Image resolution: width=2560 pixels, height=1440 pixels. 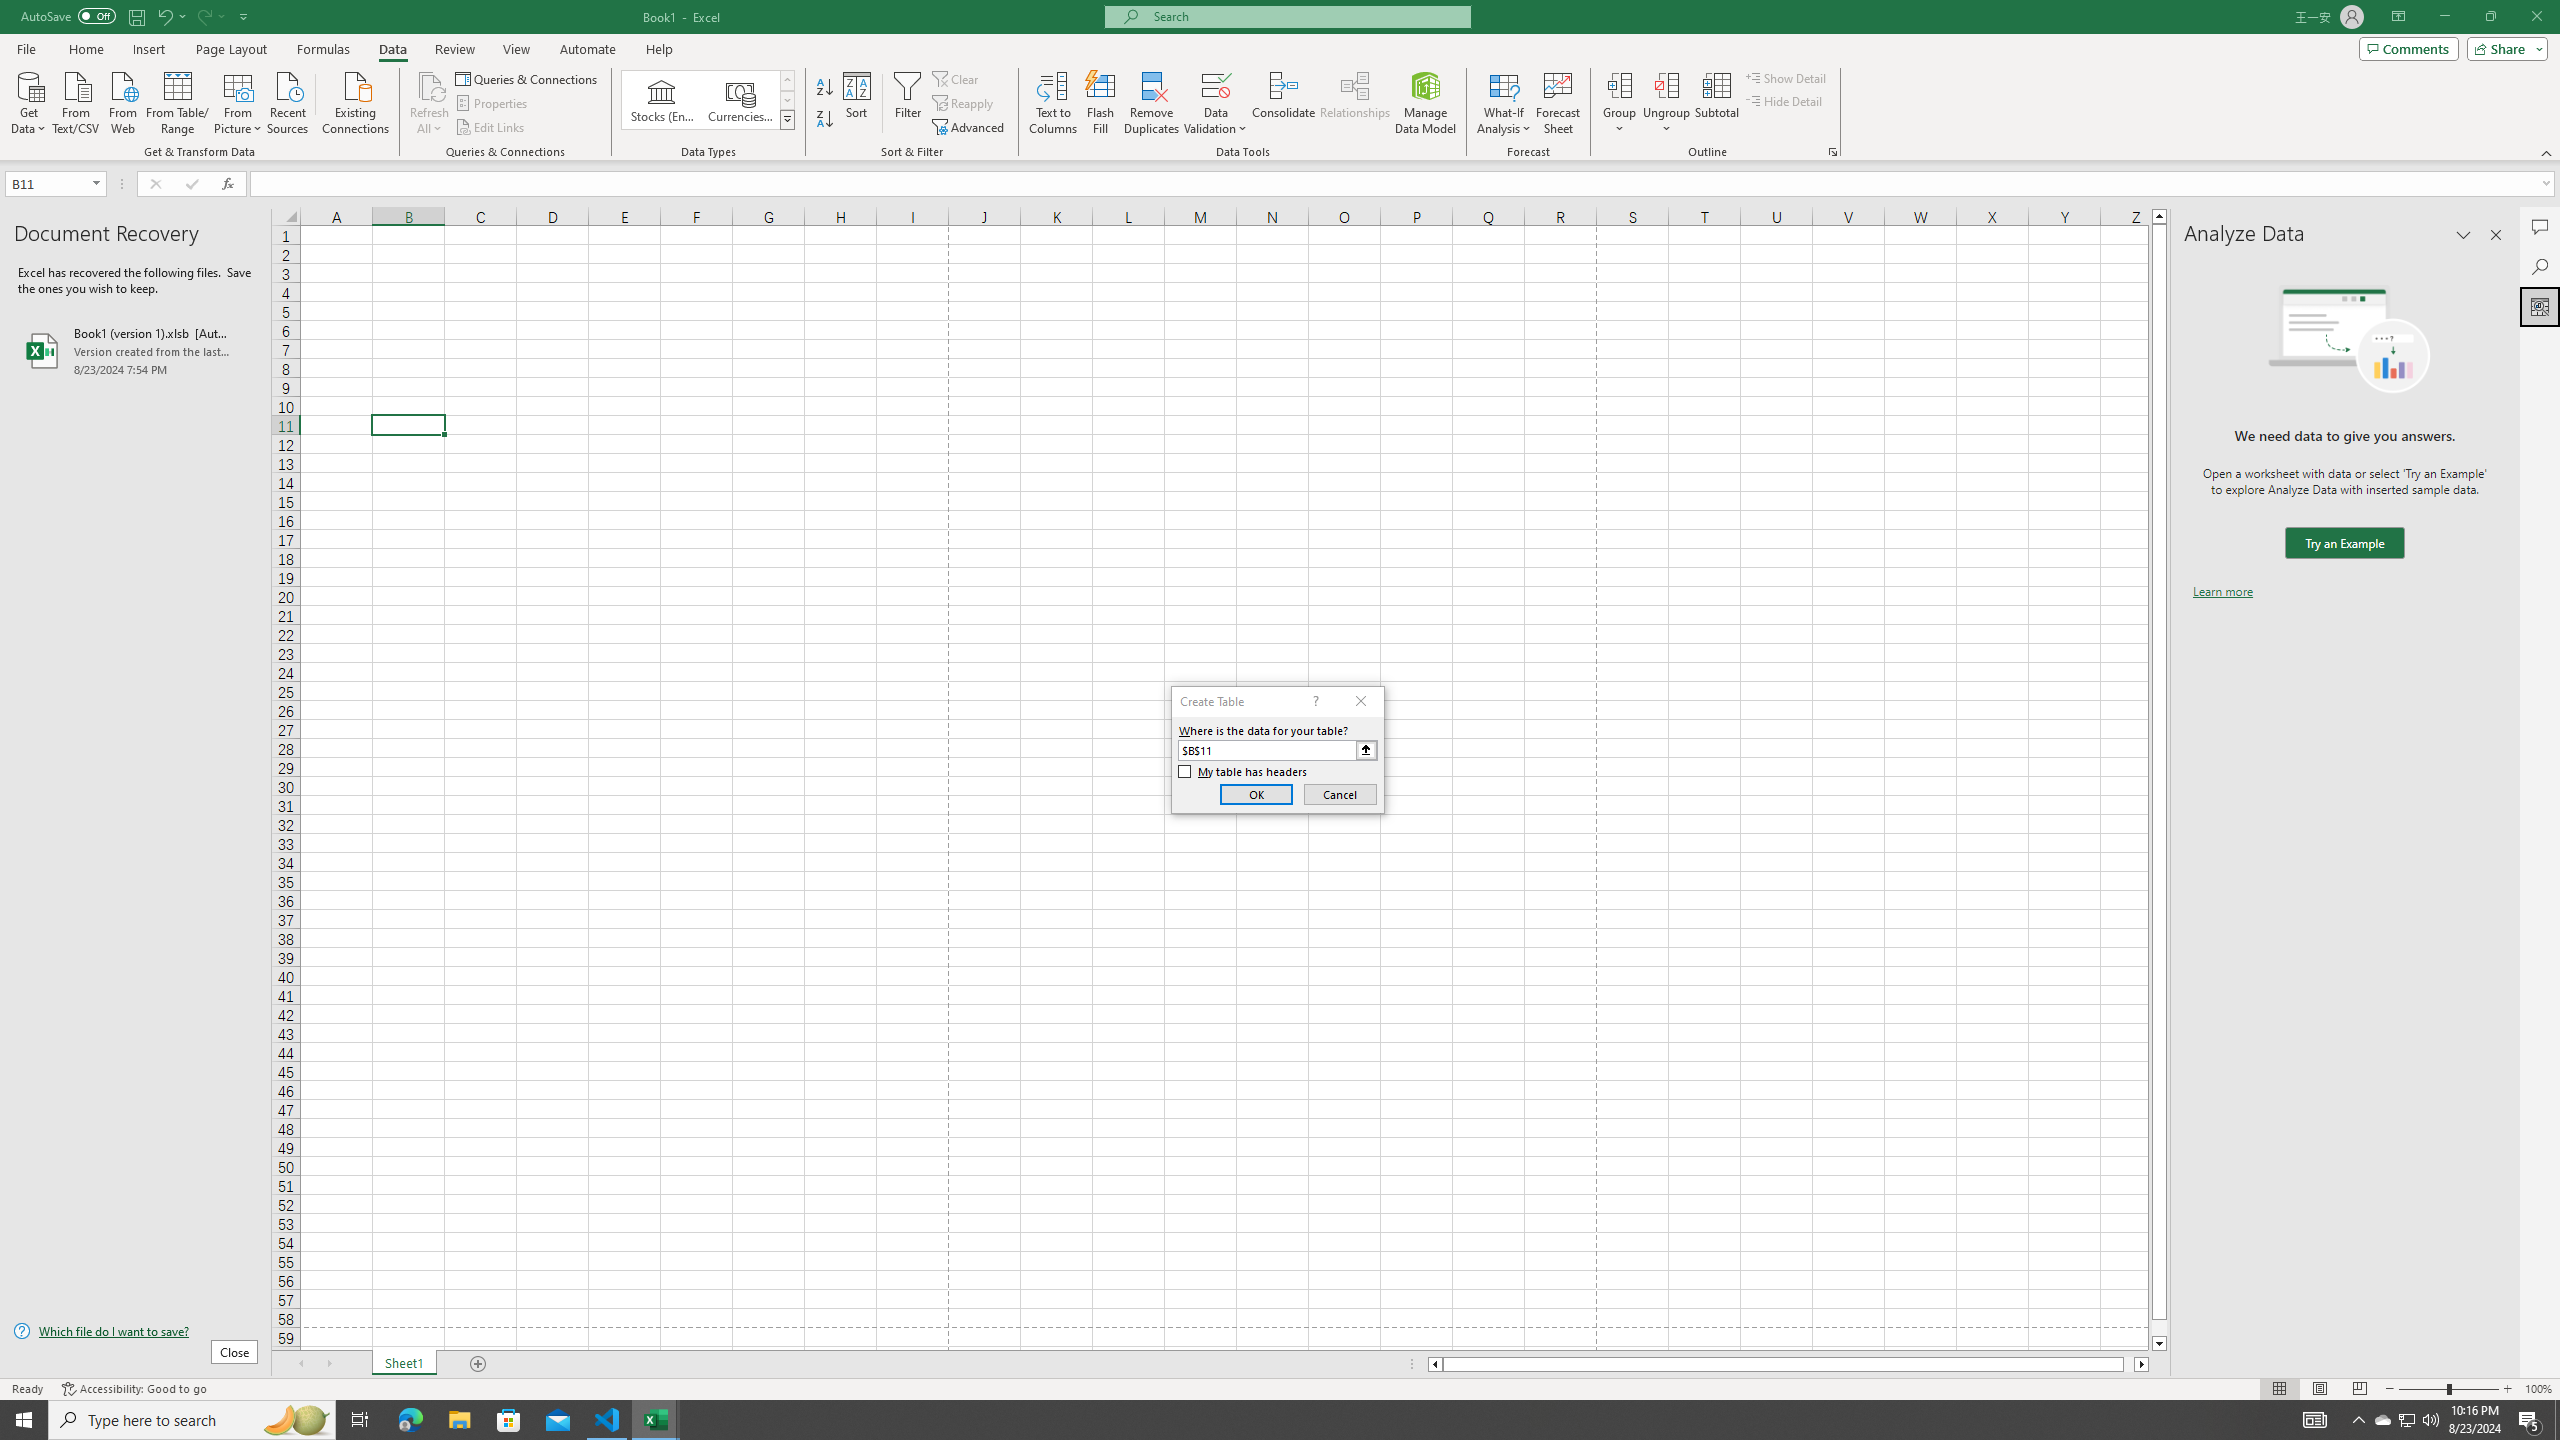 I want to click on 'Insert', so click(x=147, y=49).